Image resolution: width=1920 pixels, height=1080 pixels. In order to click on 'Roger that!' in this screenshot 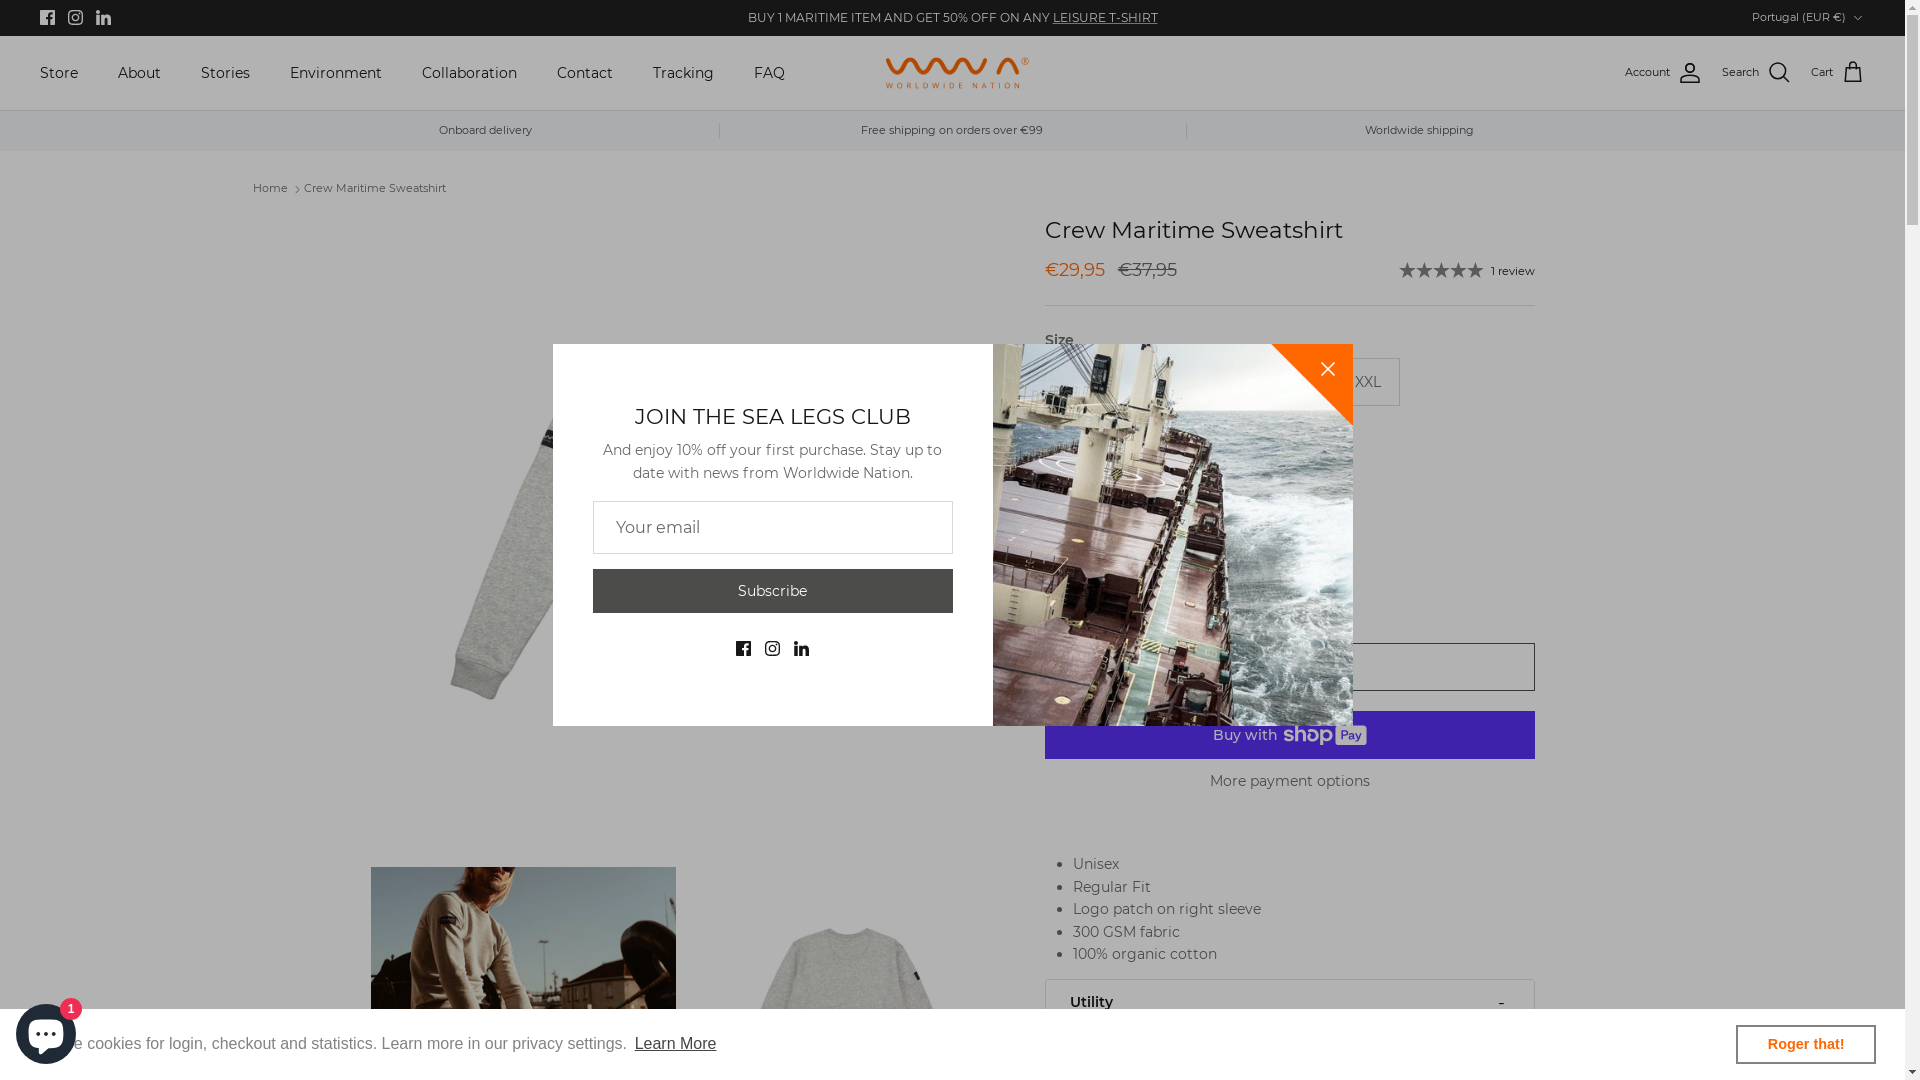, I will do `click(1805, 1043)`.